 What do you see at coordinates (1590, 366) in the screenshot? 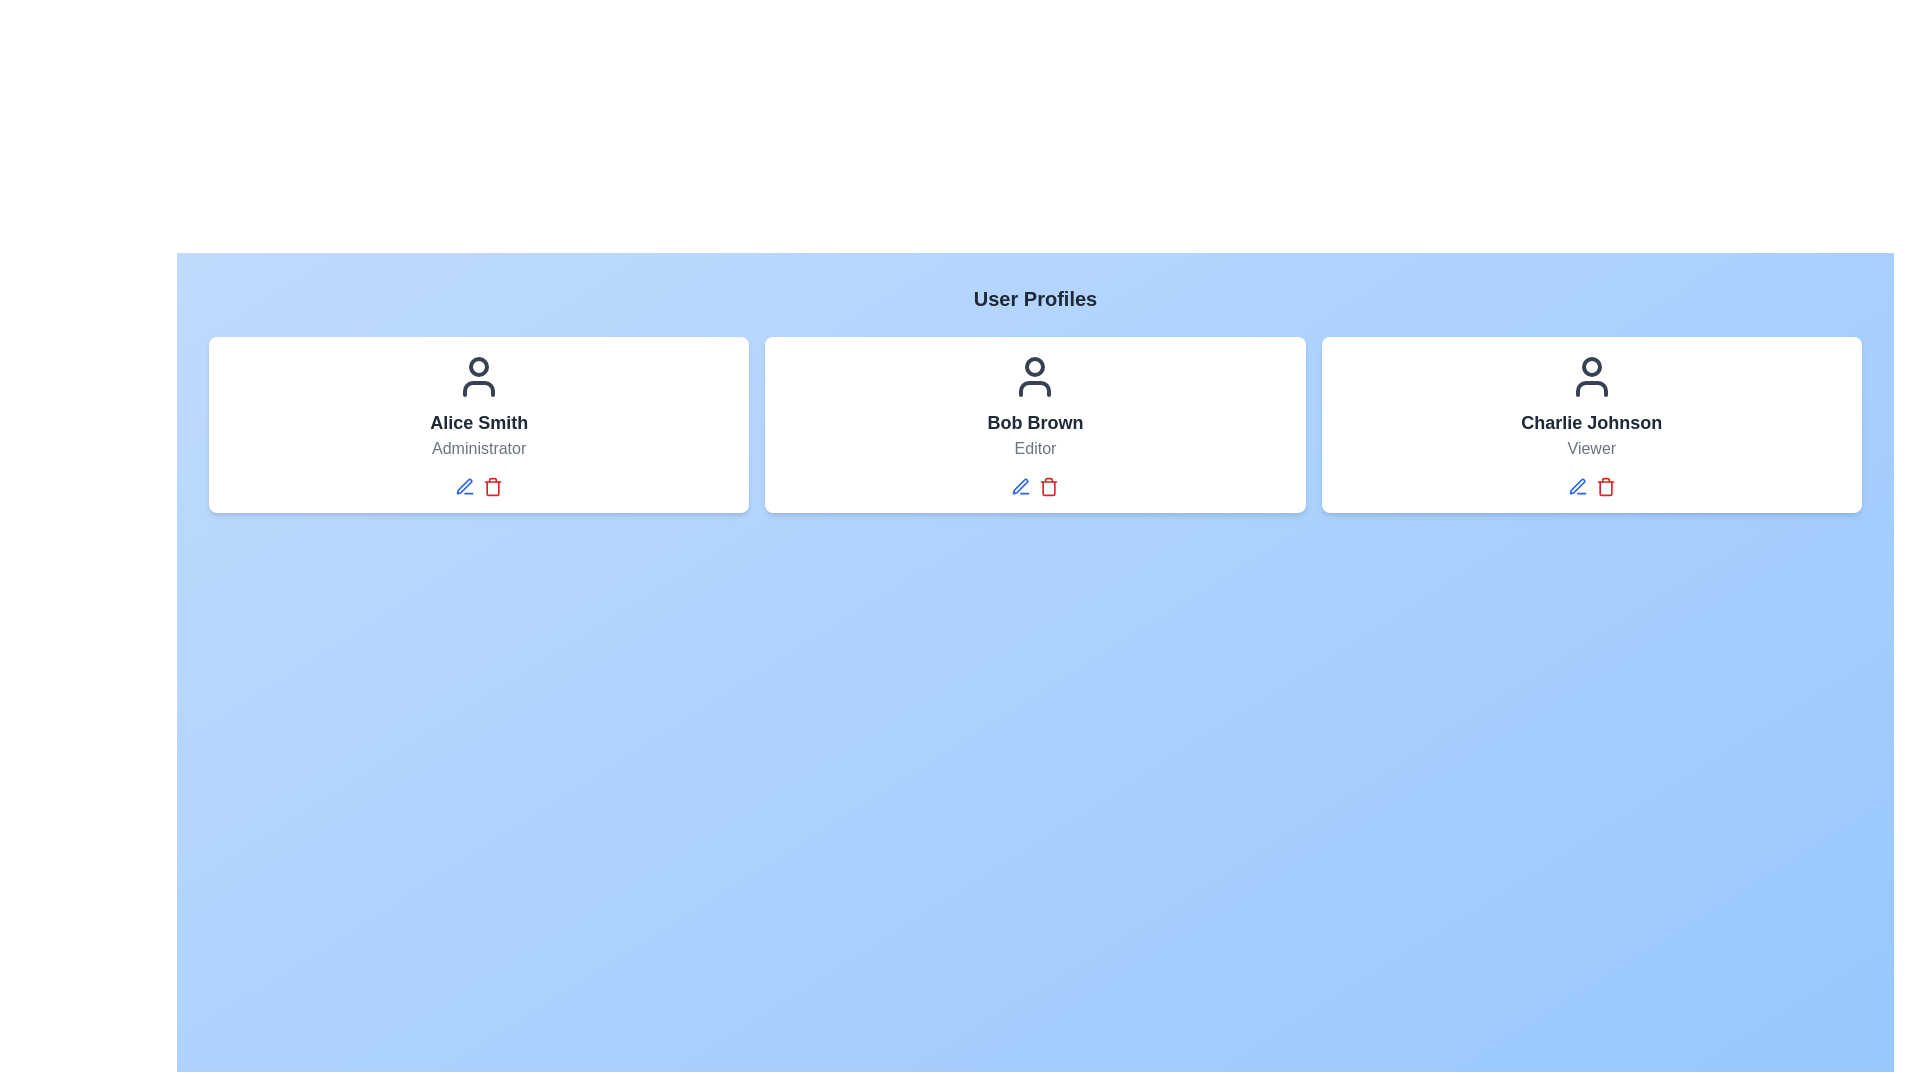
I see `the topmost circular graphical icon component representing Charlie Johnson's user profile` at bounding box center [1590, 366].